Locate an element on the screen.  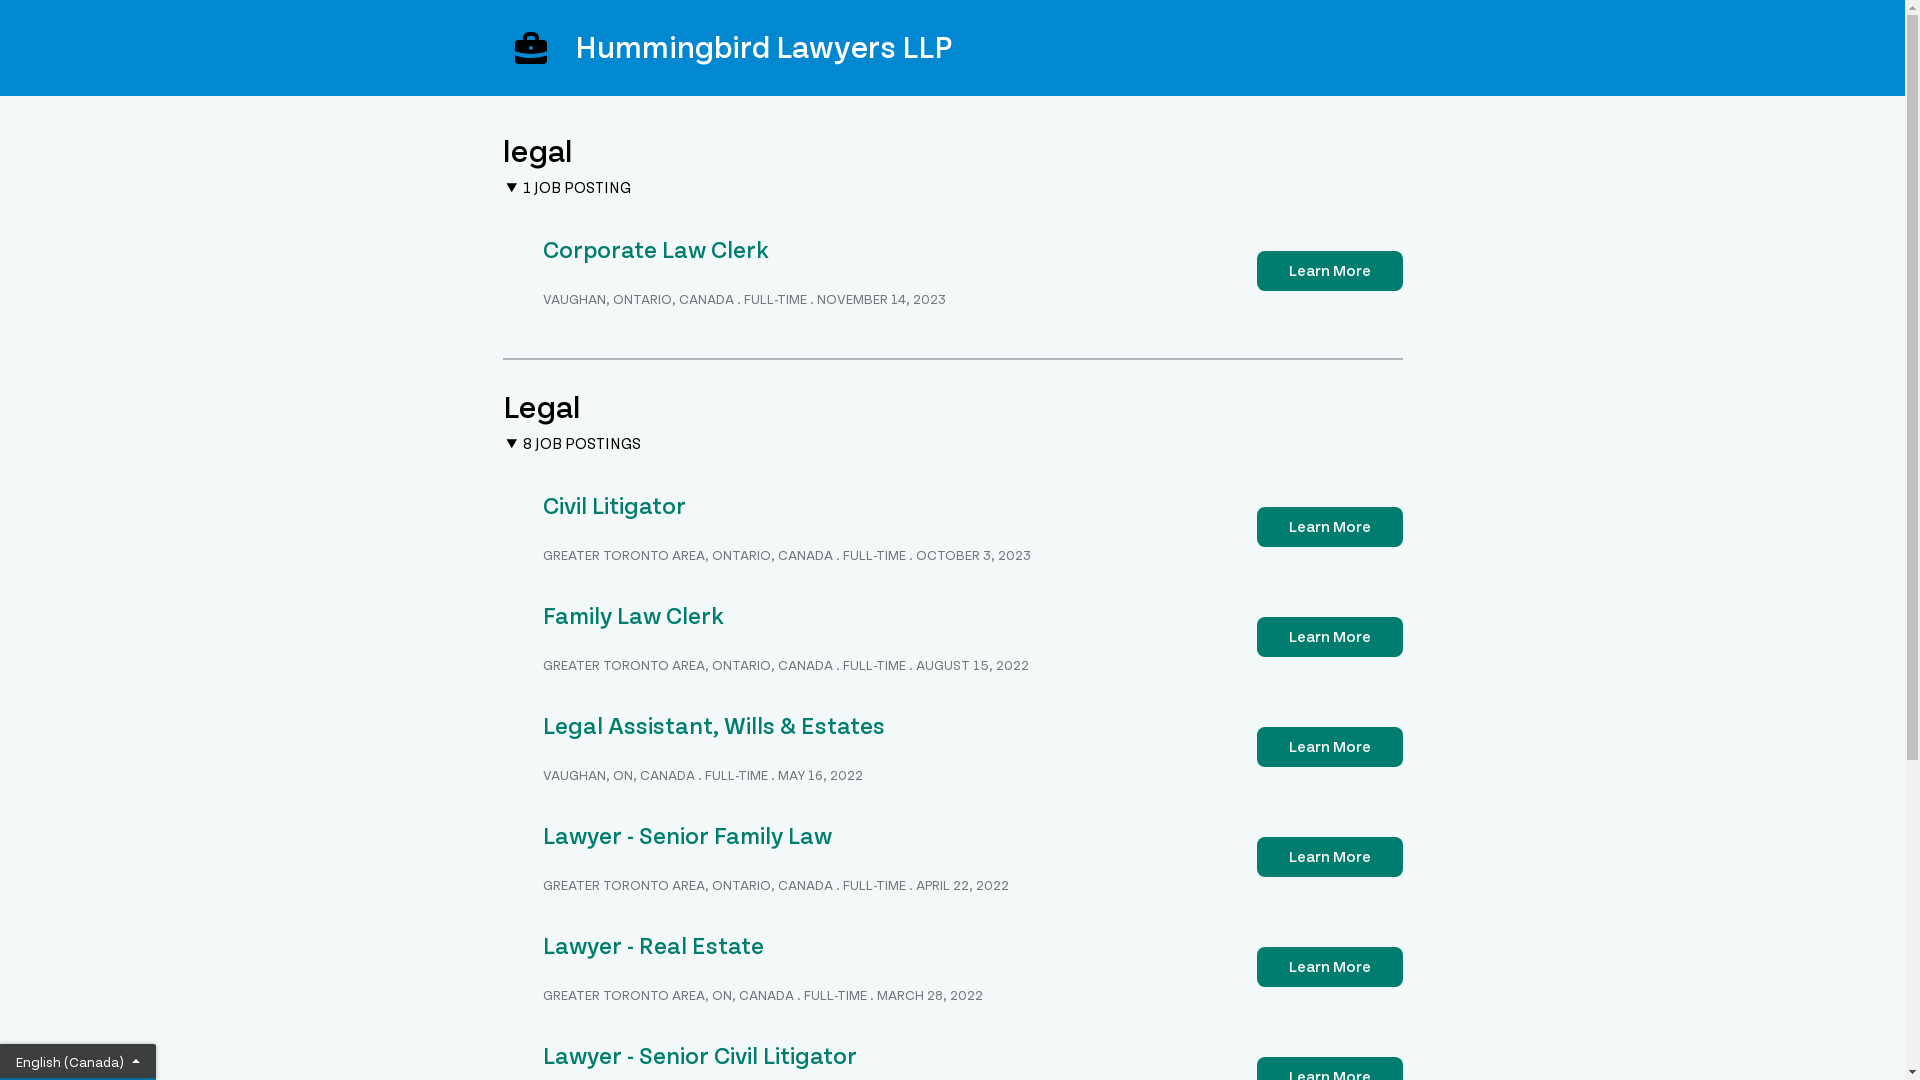
'Lawyer - Real Estate' is located at coordinates (542, 945).